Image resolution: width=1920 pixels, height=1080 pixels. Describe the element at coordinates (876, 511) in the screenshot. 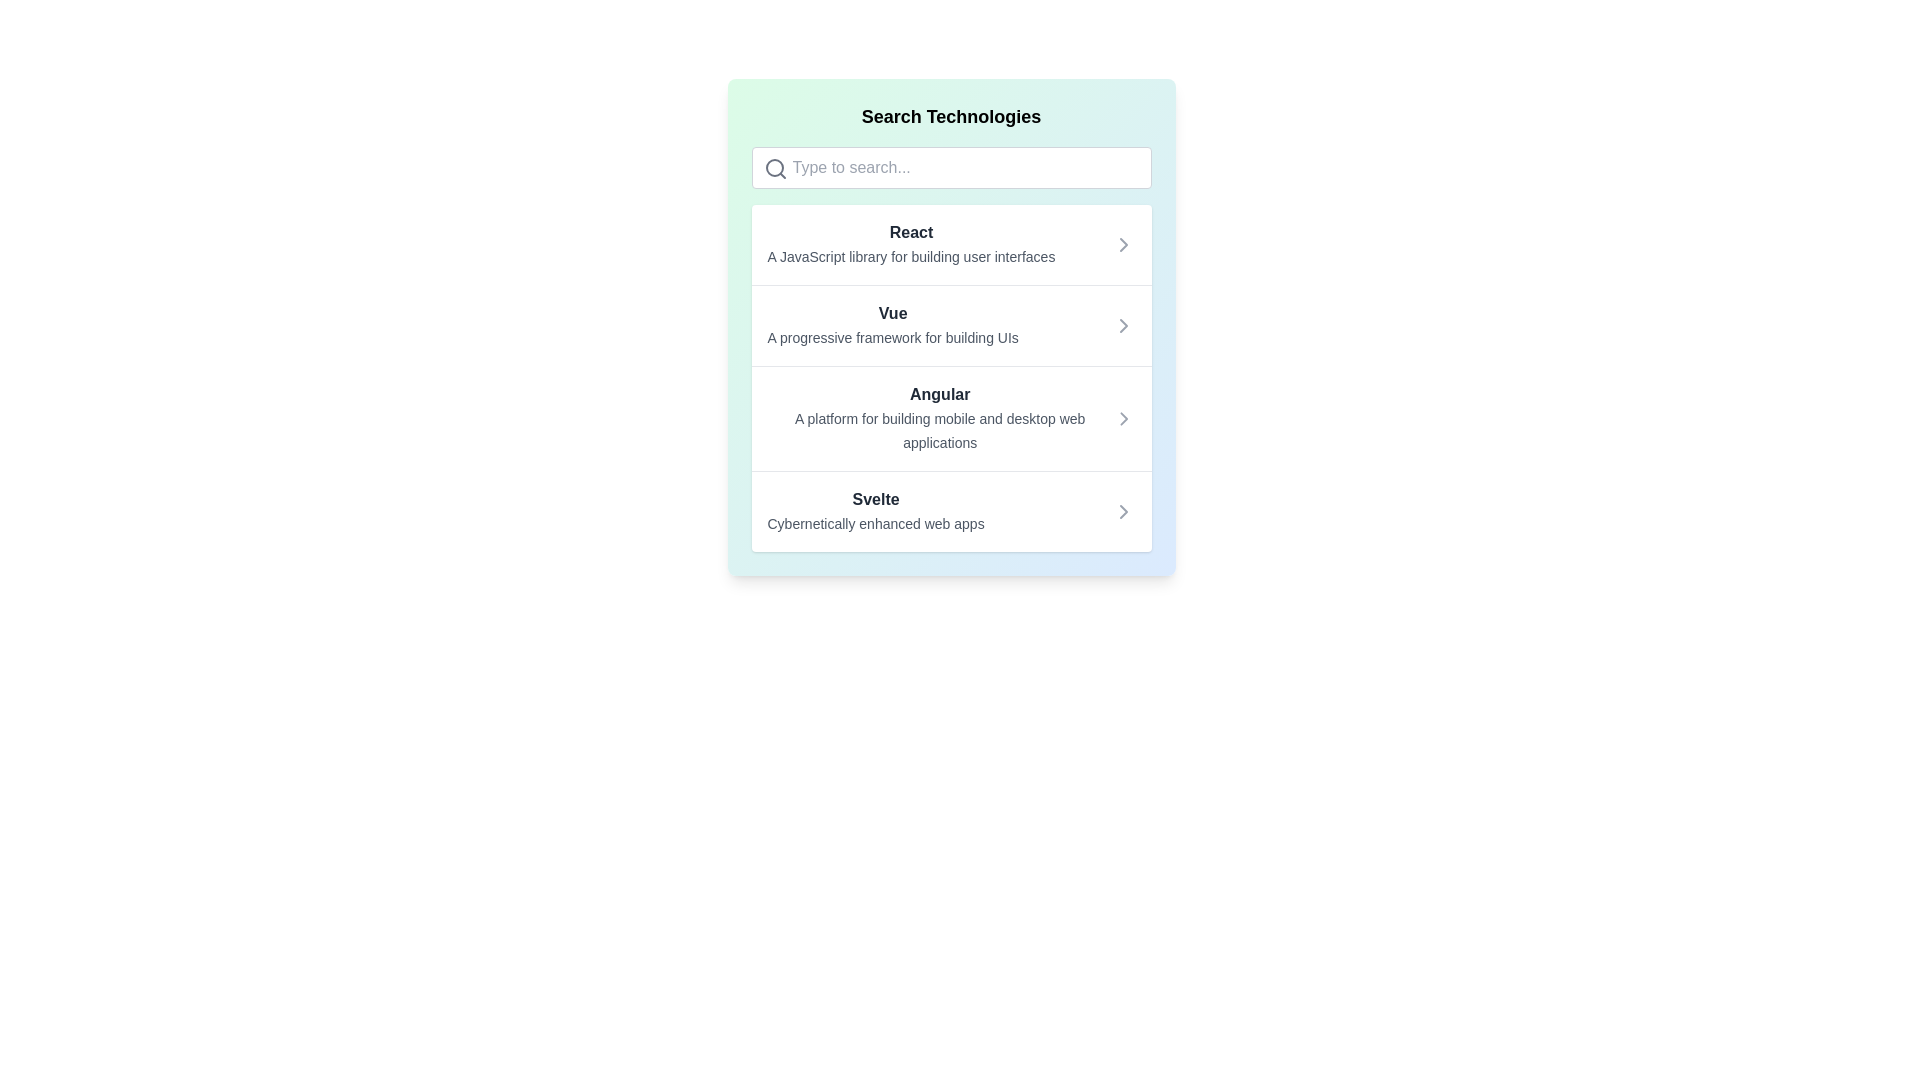

I see `the label representing the 'Svelte' technology, which is the fourth item` at that location.